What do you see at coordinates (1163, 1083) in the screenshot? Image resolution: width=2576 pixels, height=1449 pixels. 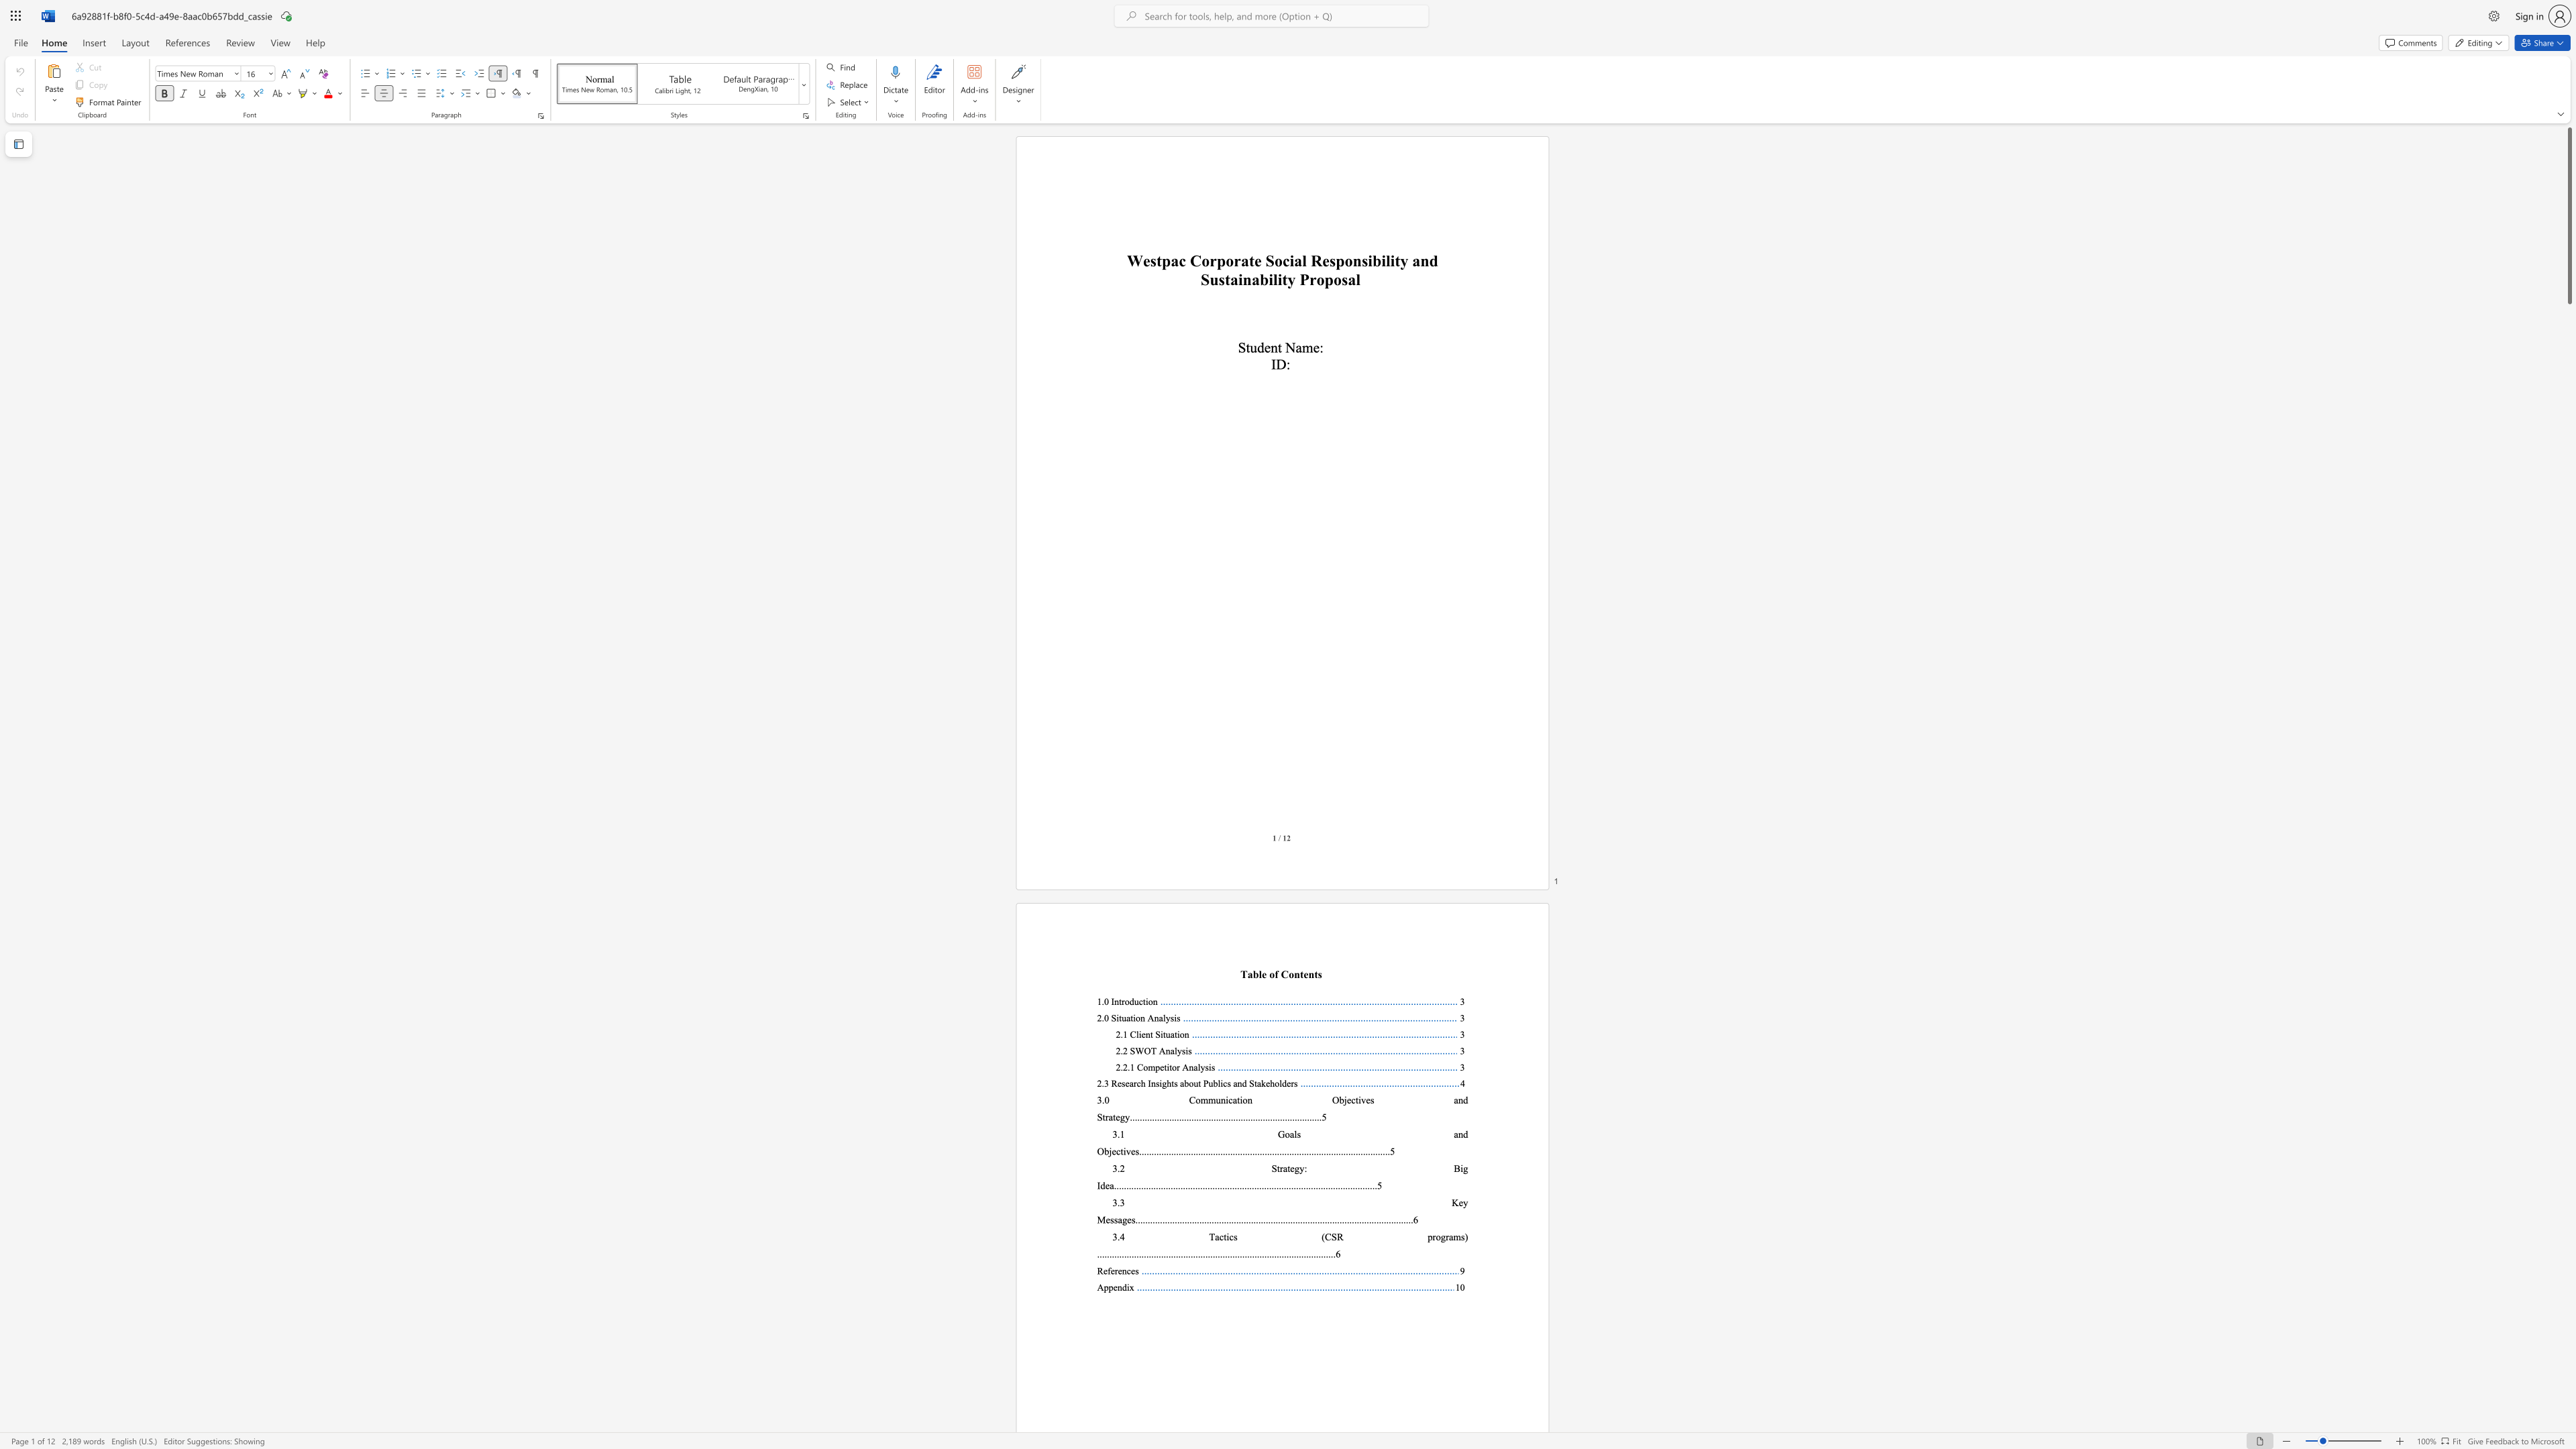 I see `the 1th character "g" in the text` at bounding box center [1163, 1083].